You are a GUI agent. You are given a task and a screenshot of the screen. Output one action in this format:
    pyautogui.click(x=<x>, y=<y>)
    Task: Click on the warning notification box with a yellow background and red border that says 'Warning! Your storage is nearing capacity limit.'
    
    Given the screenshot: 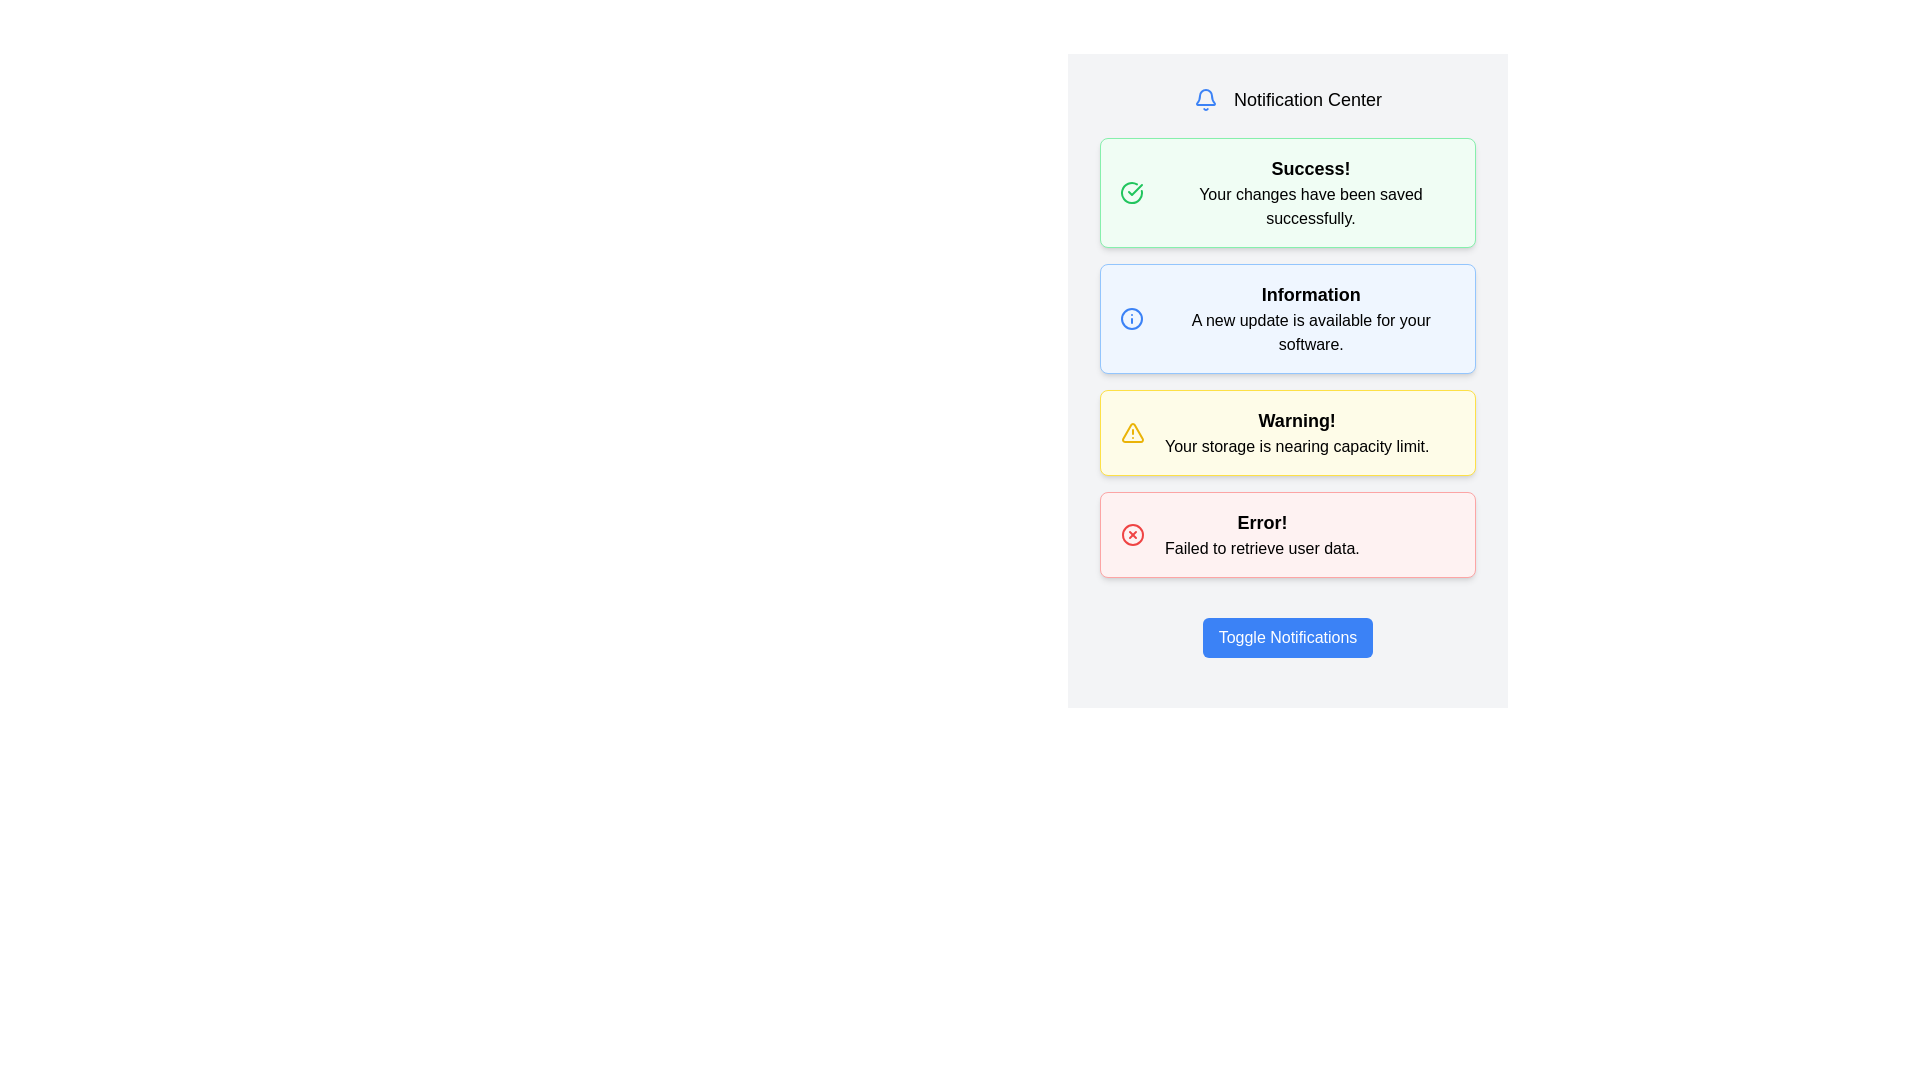 What is the action you would take?
    pyautogui.click(x=1287, y=431)
    